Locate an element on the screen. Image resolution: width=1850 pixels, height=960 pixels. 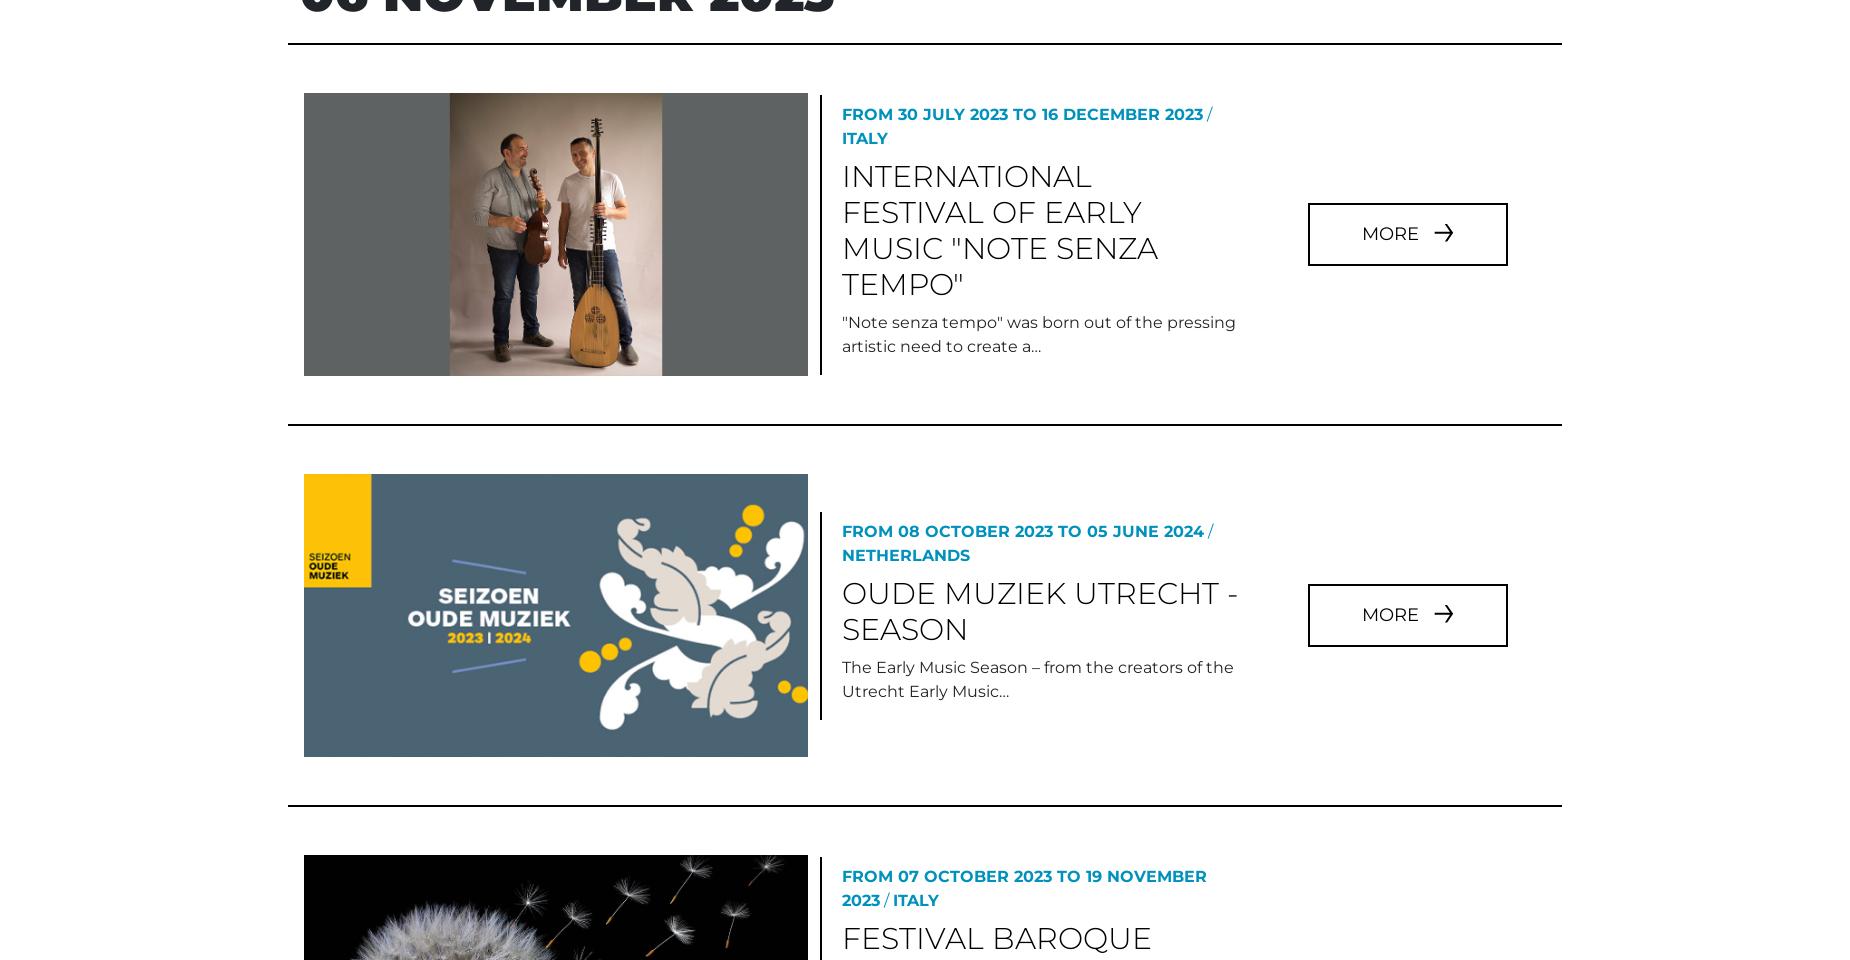
'REMA' is located at coordinates (323, 893).